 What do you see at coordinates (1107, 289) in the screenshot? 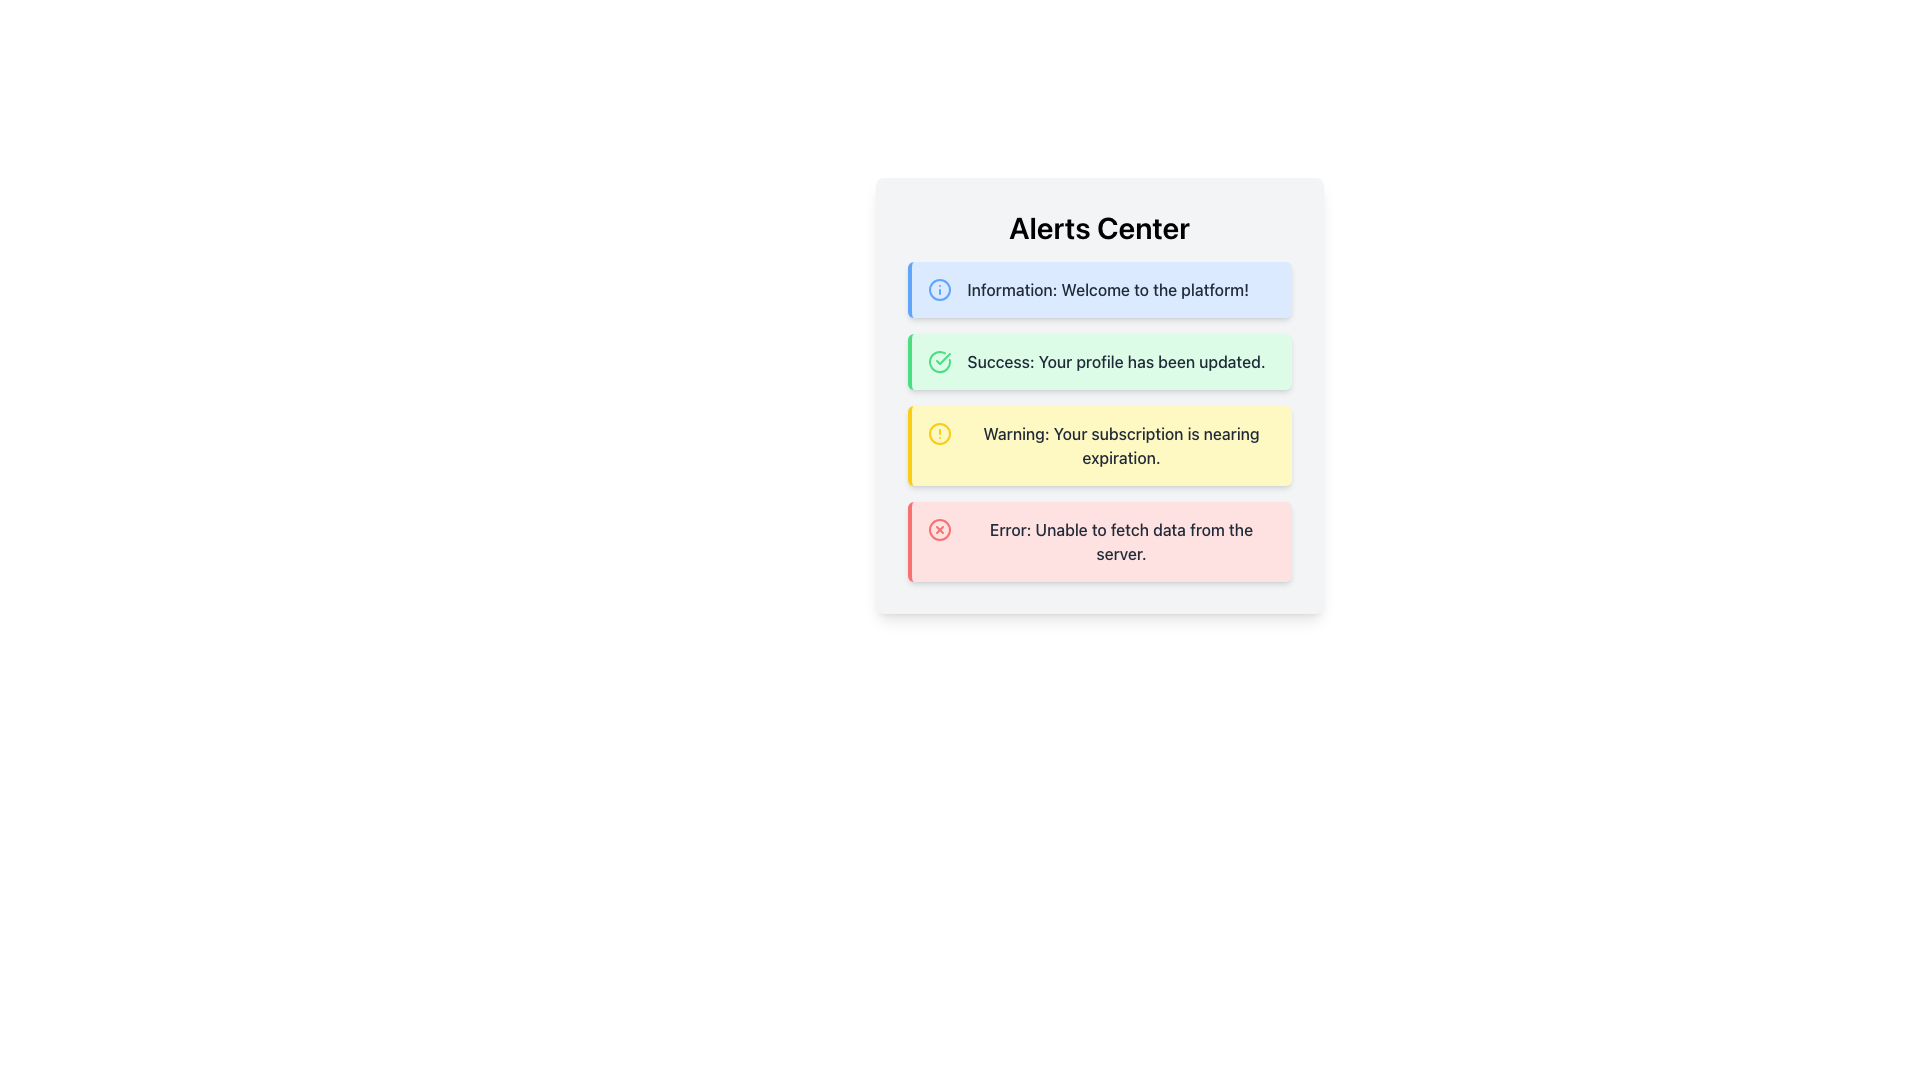
I see `message displayed in the text label that shows 'Information: Welcome to the platform!' located in the topmost notification card of the 'Alerts Center' section` at bounding box center [1107, 289].